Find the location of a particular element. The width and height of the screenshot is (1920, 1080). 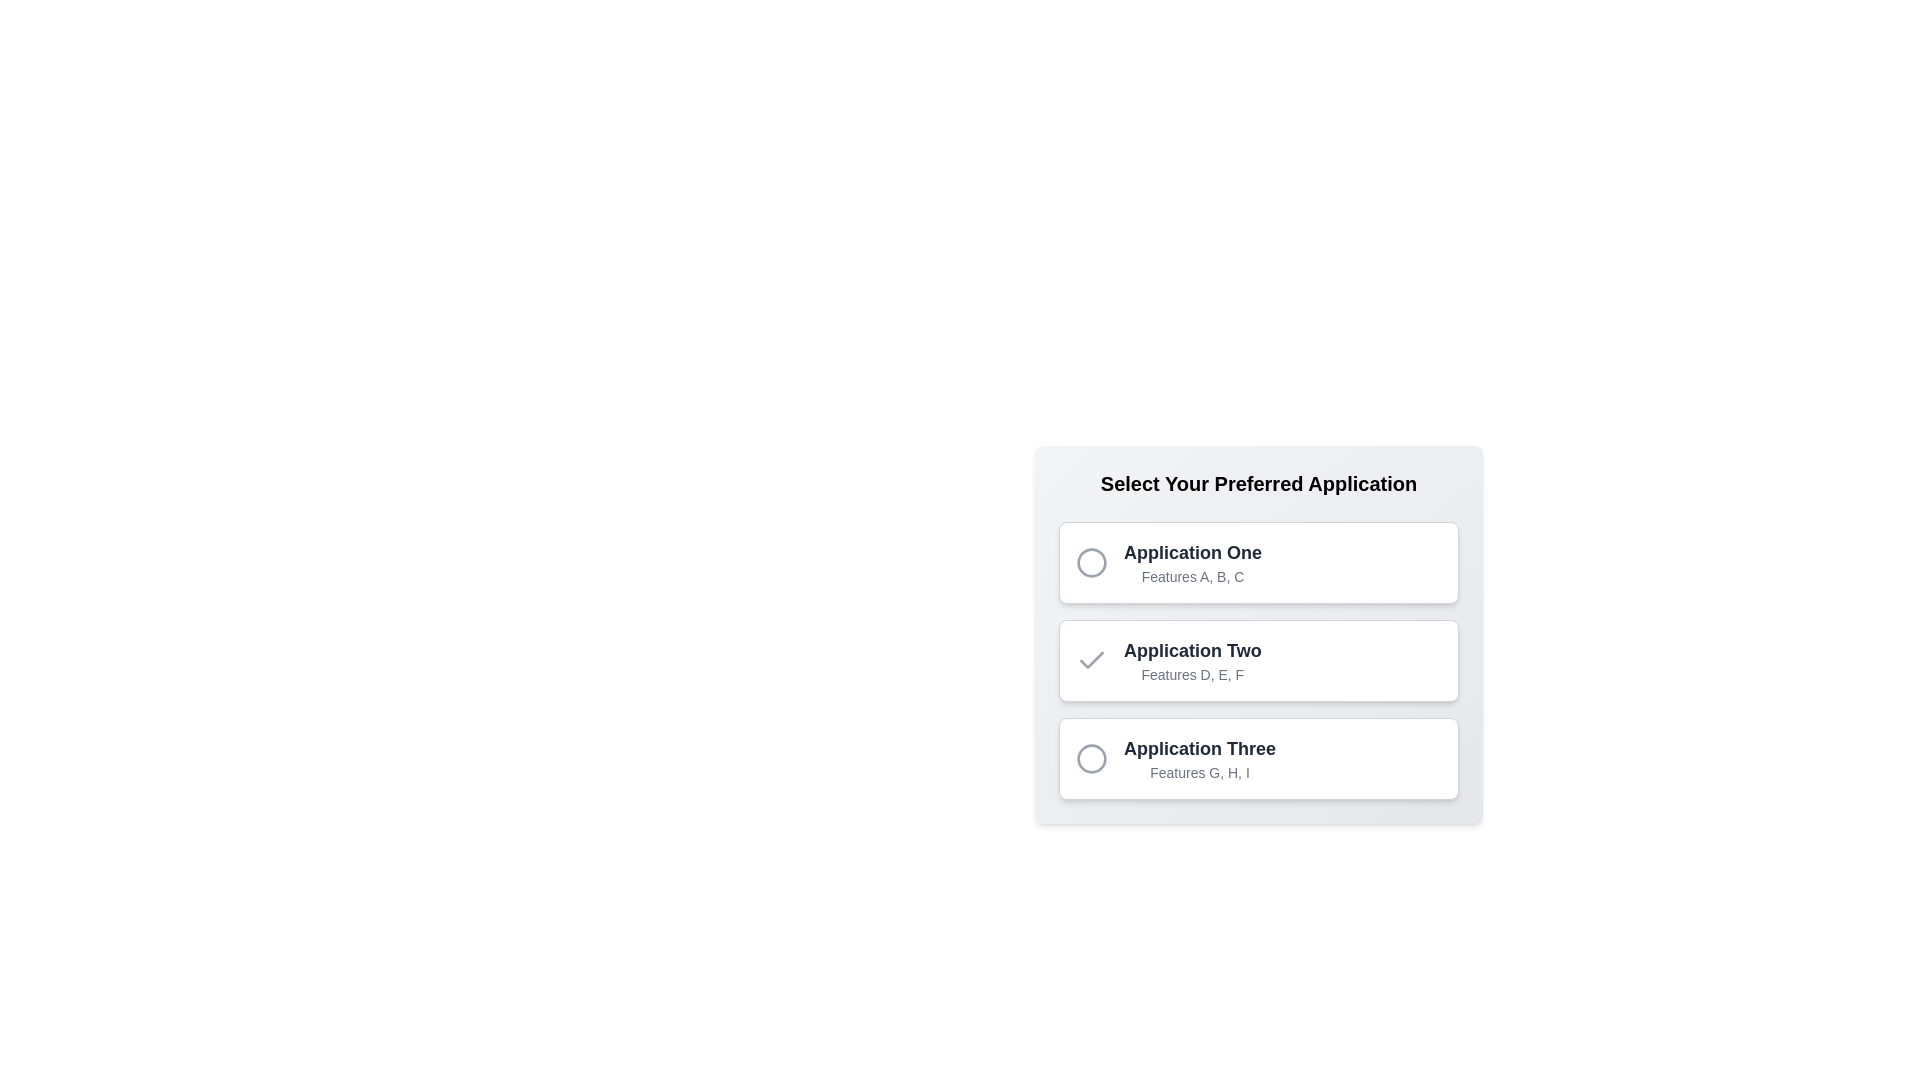

the circular SVG graphic that serves as a placeholder or status indicator for 'Application One' in the preferences selection list is located at coordinates (1090, 563).